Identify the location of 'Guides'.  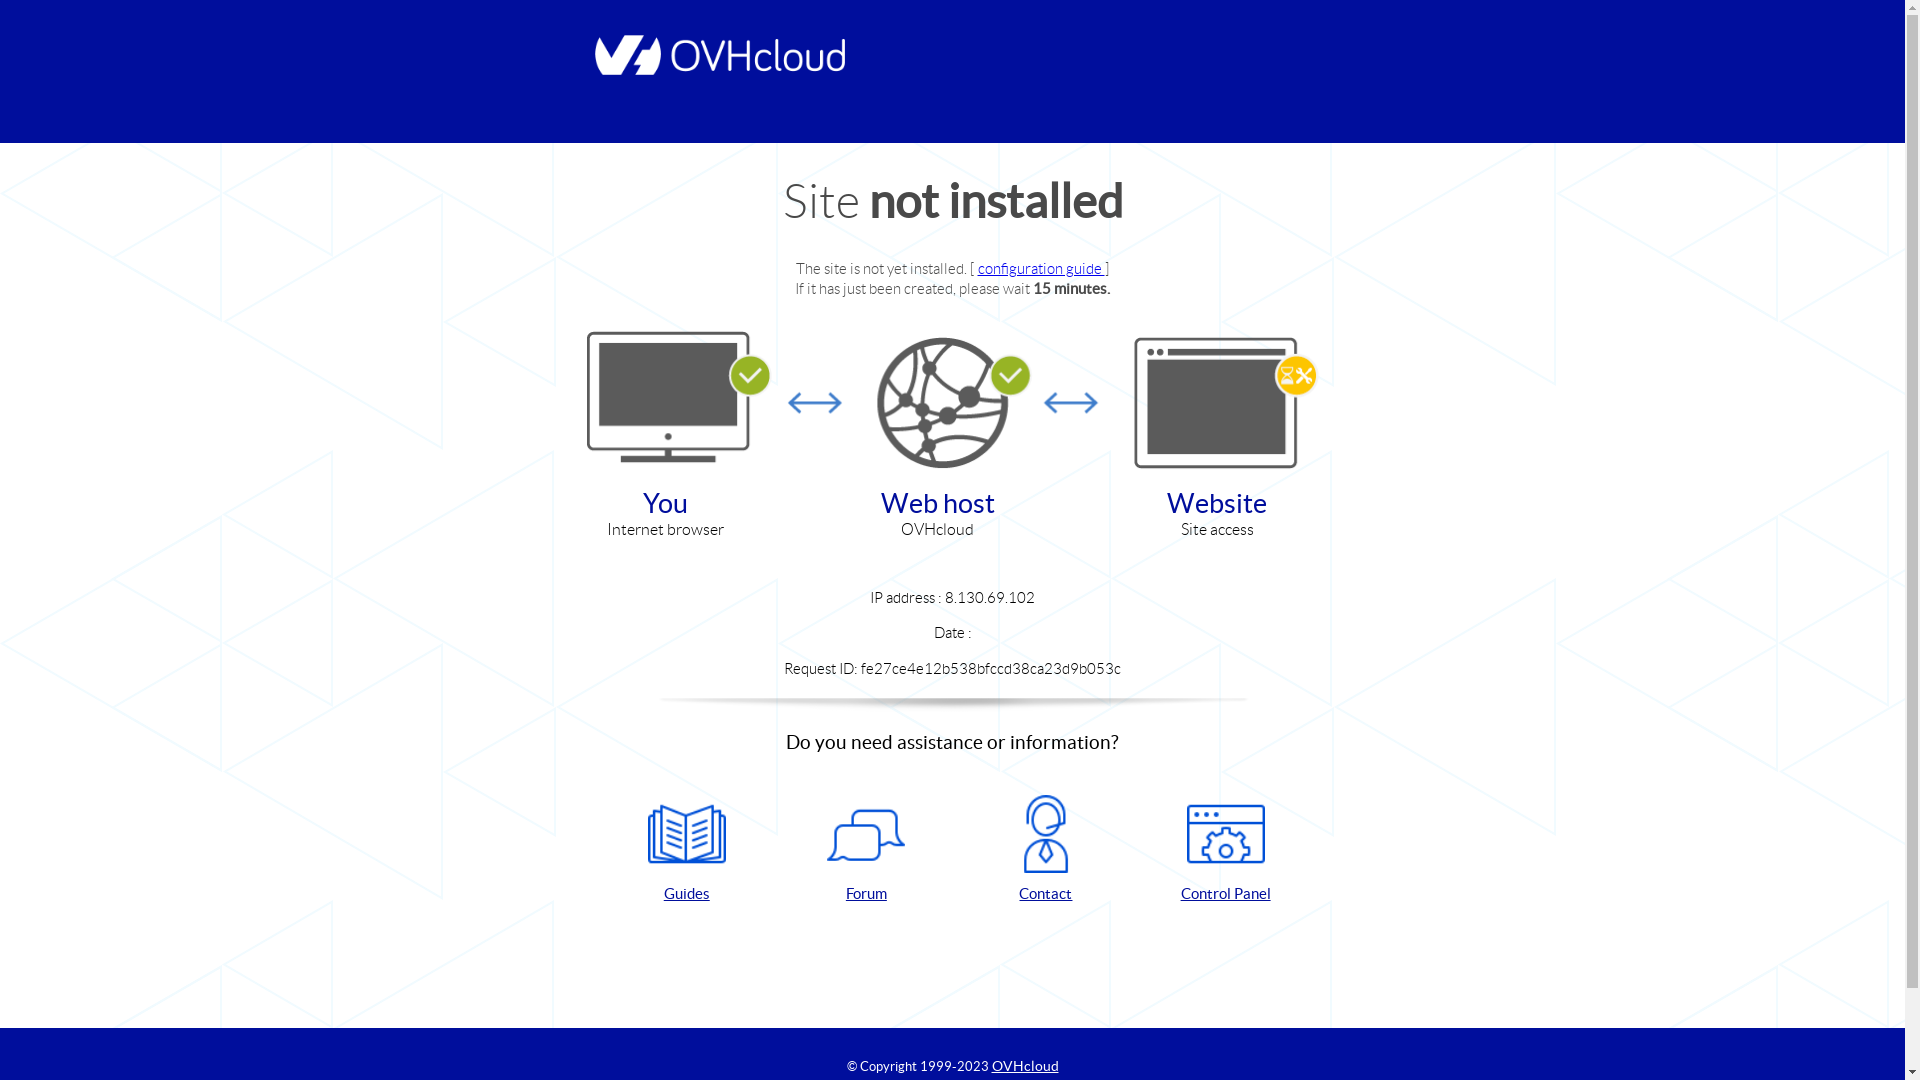
(686, 849).